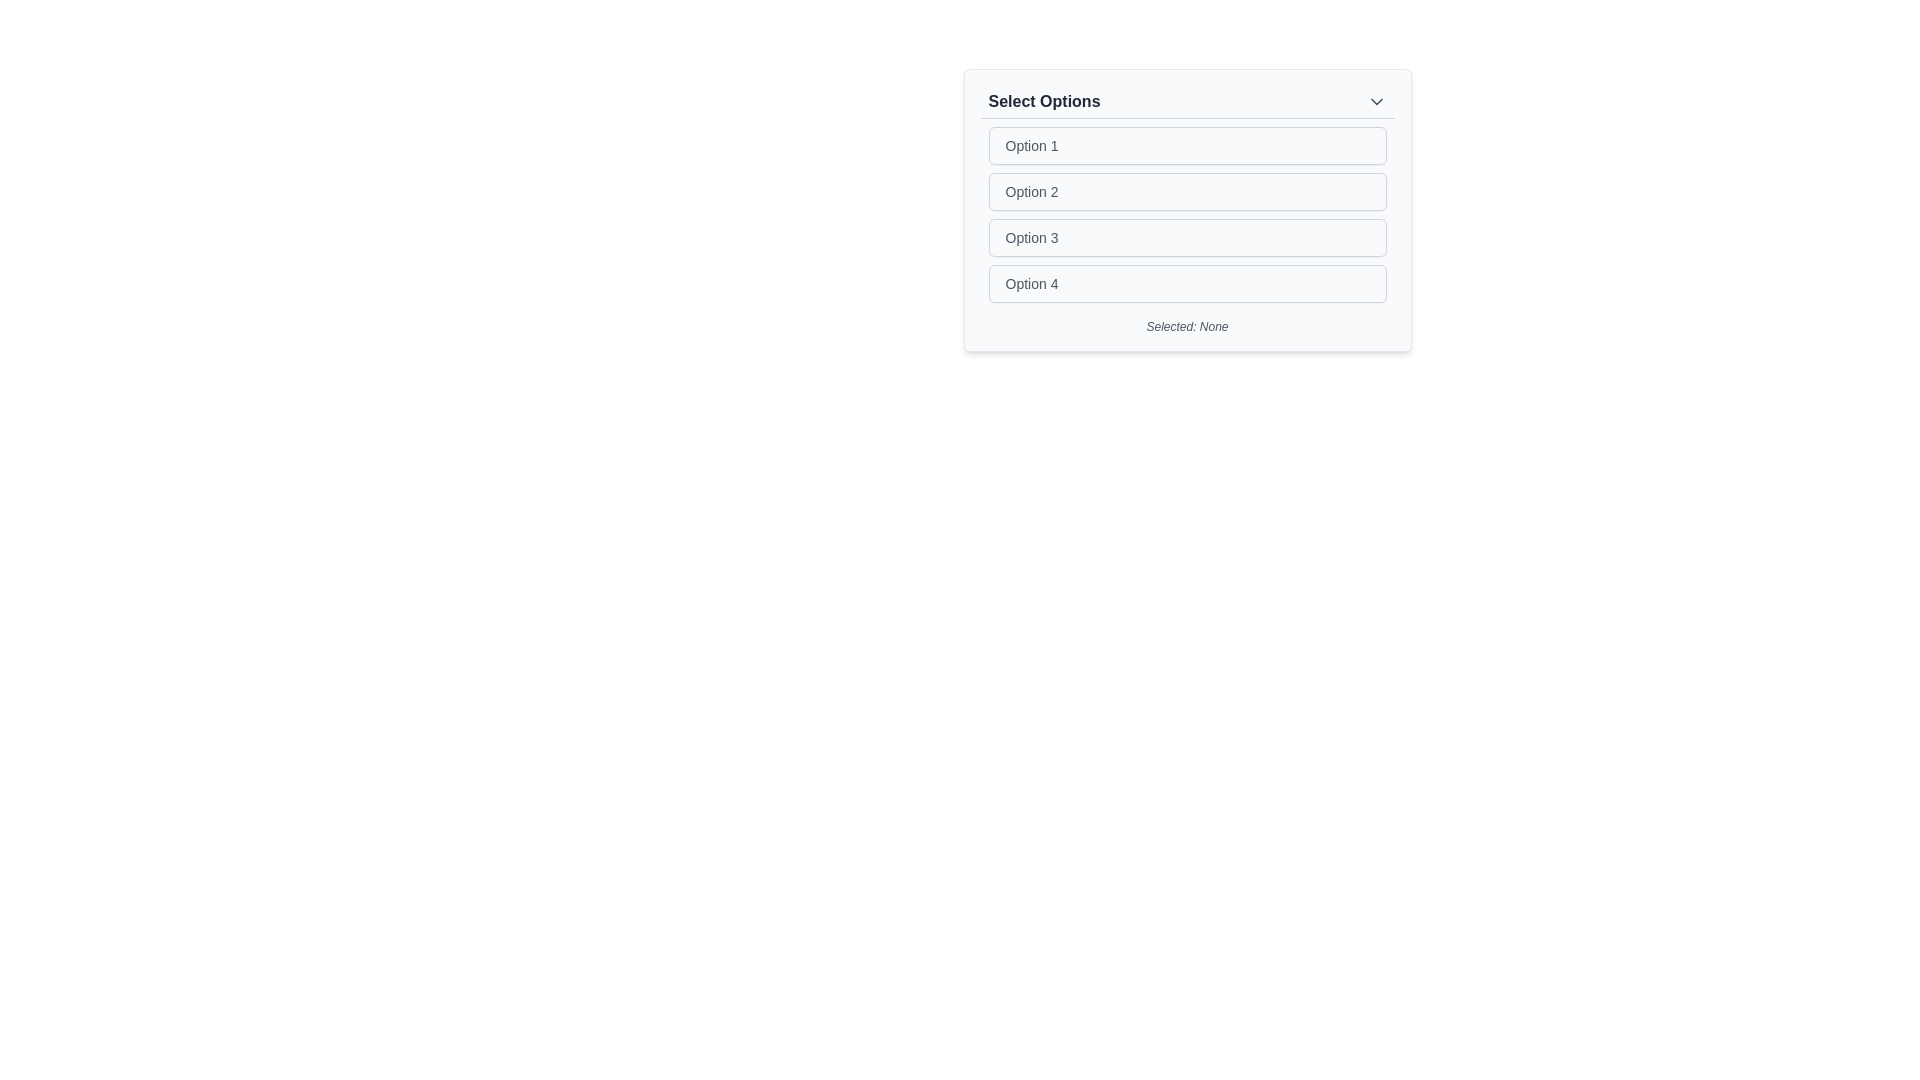 The image size is (1920, 1080). I want to click on the second option button in the vertical list, so click(1187, 192).